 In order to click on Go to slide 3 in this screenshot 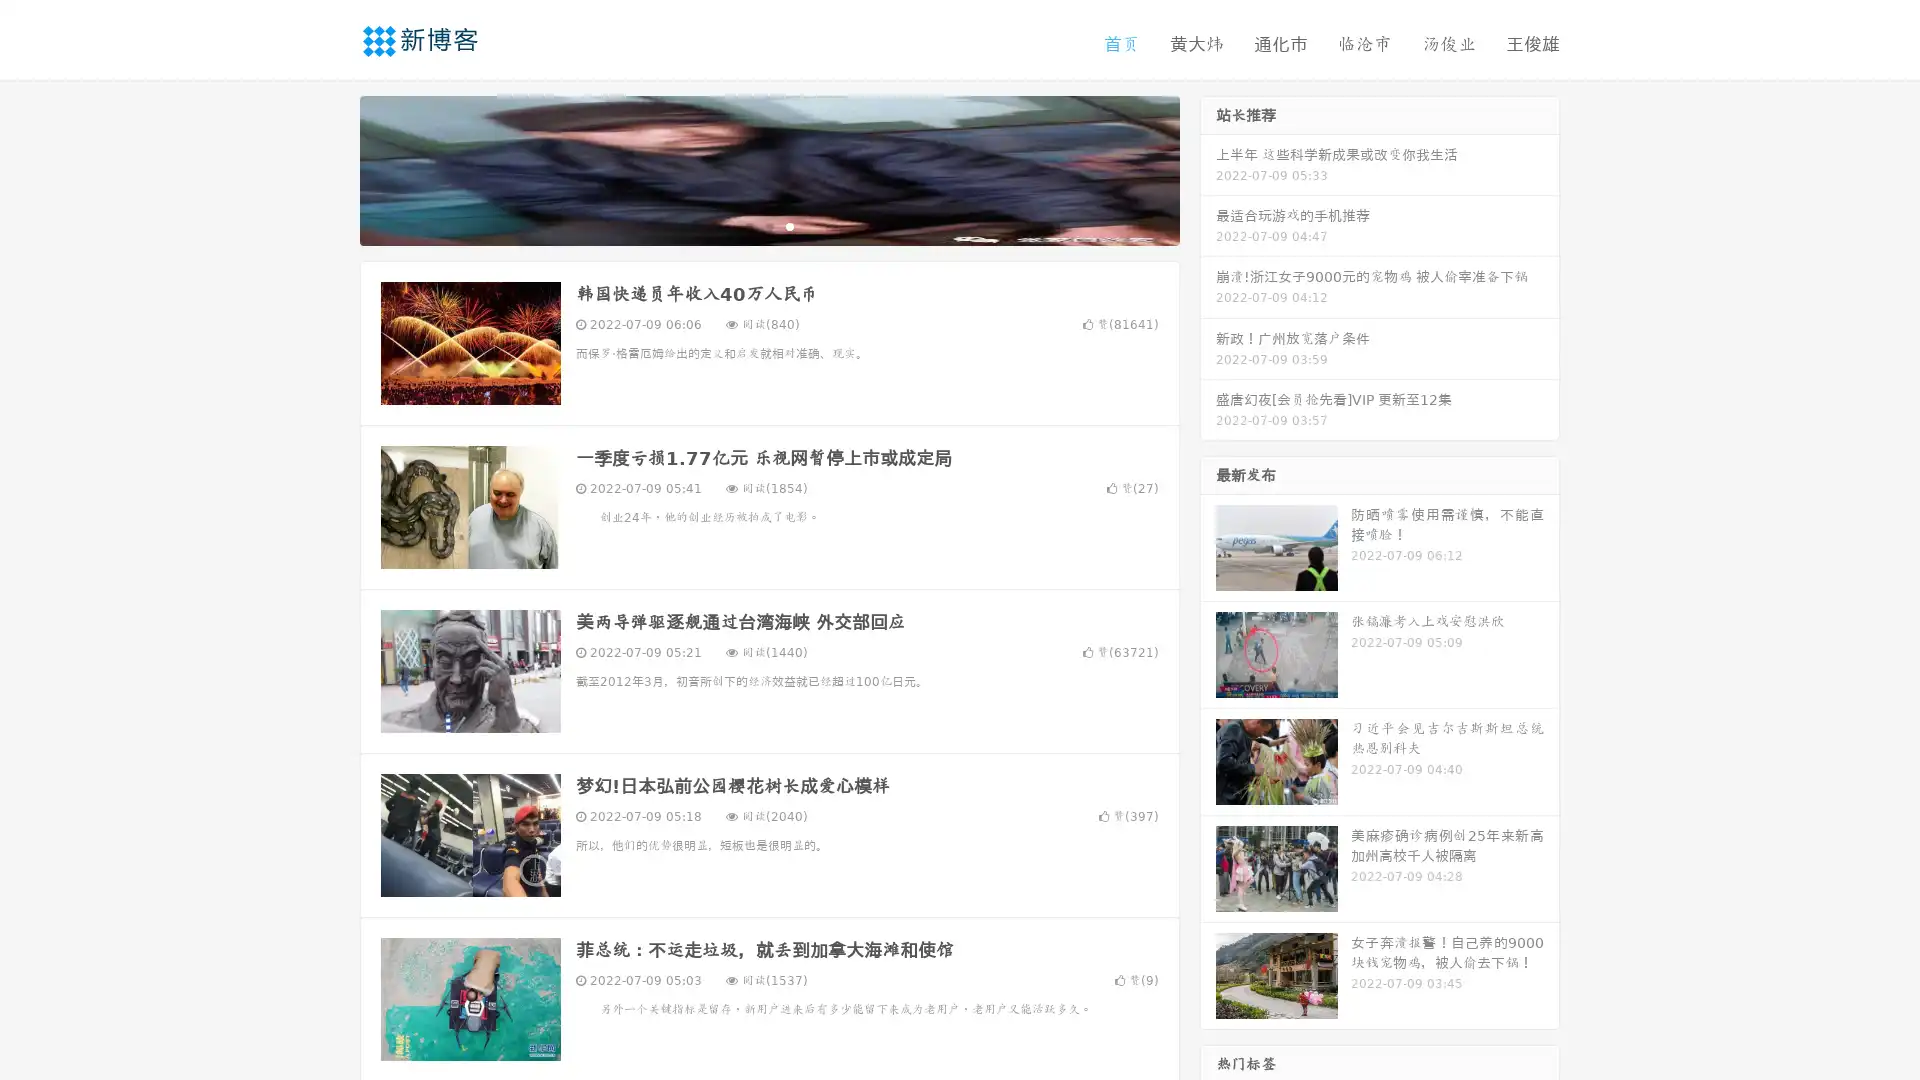, I will do `click(789, 225)`.